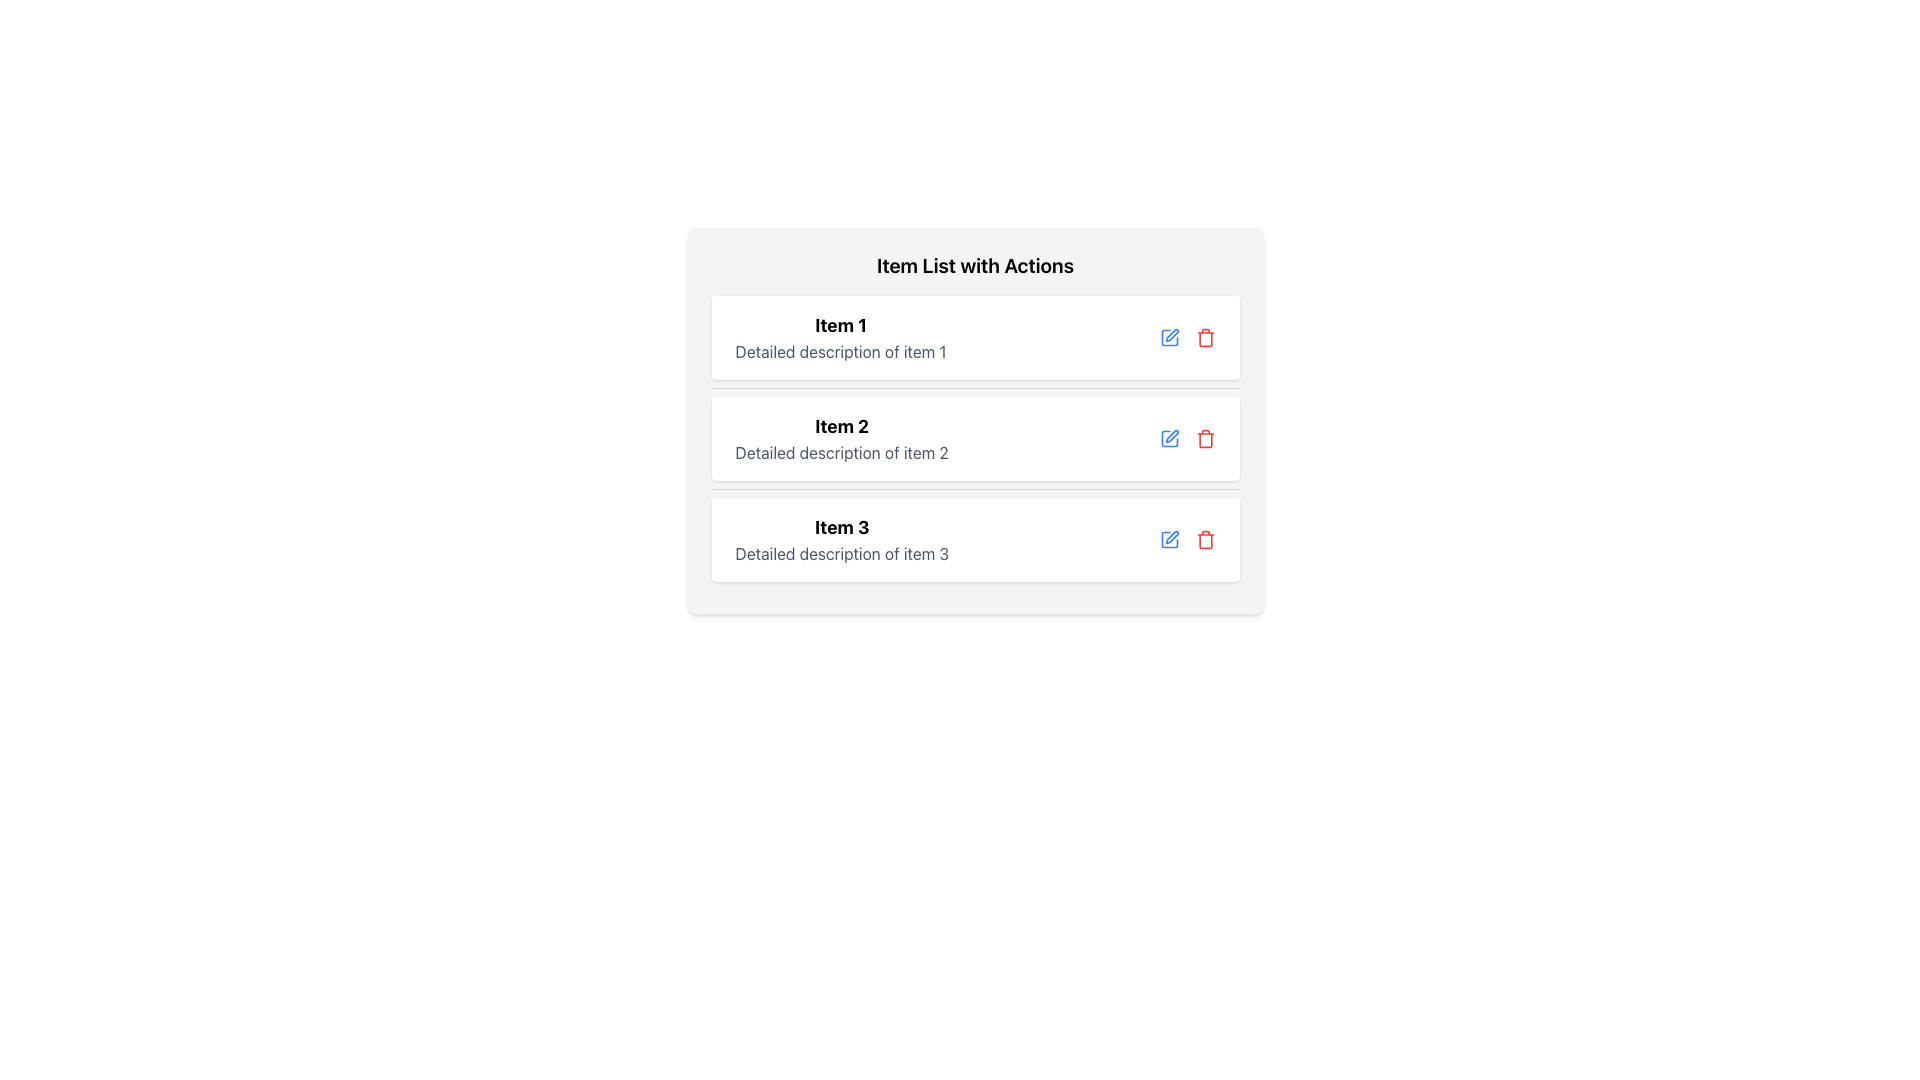  What do you see at coordinates (1169, 540) in the screenshot?
I see `the stylized square button with rounded edges located to the right of the 'Item 3' text in the action menu` at bounding box center [1169, 540].